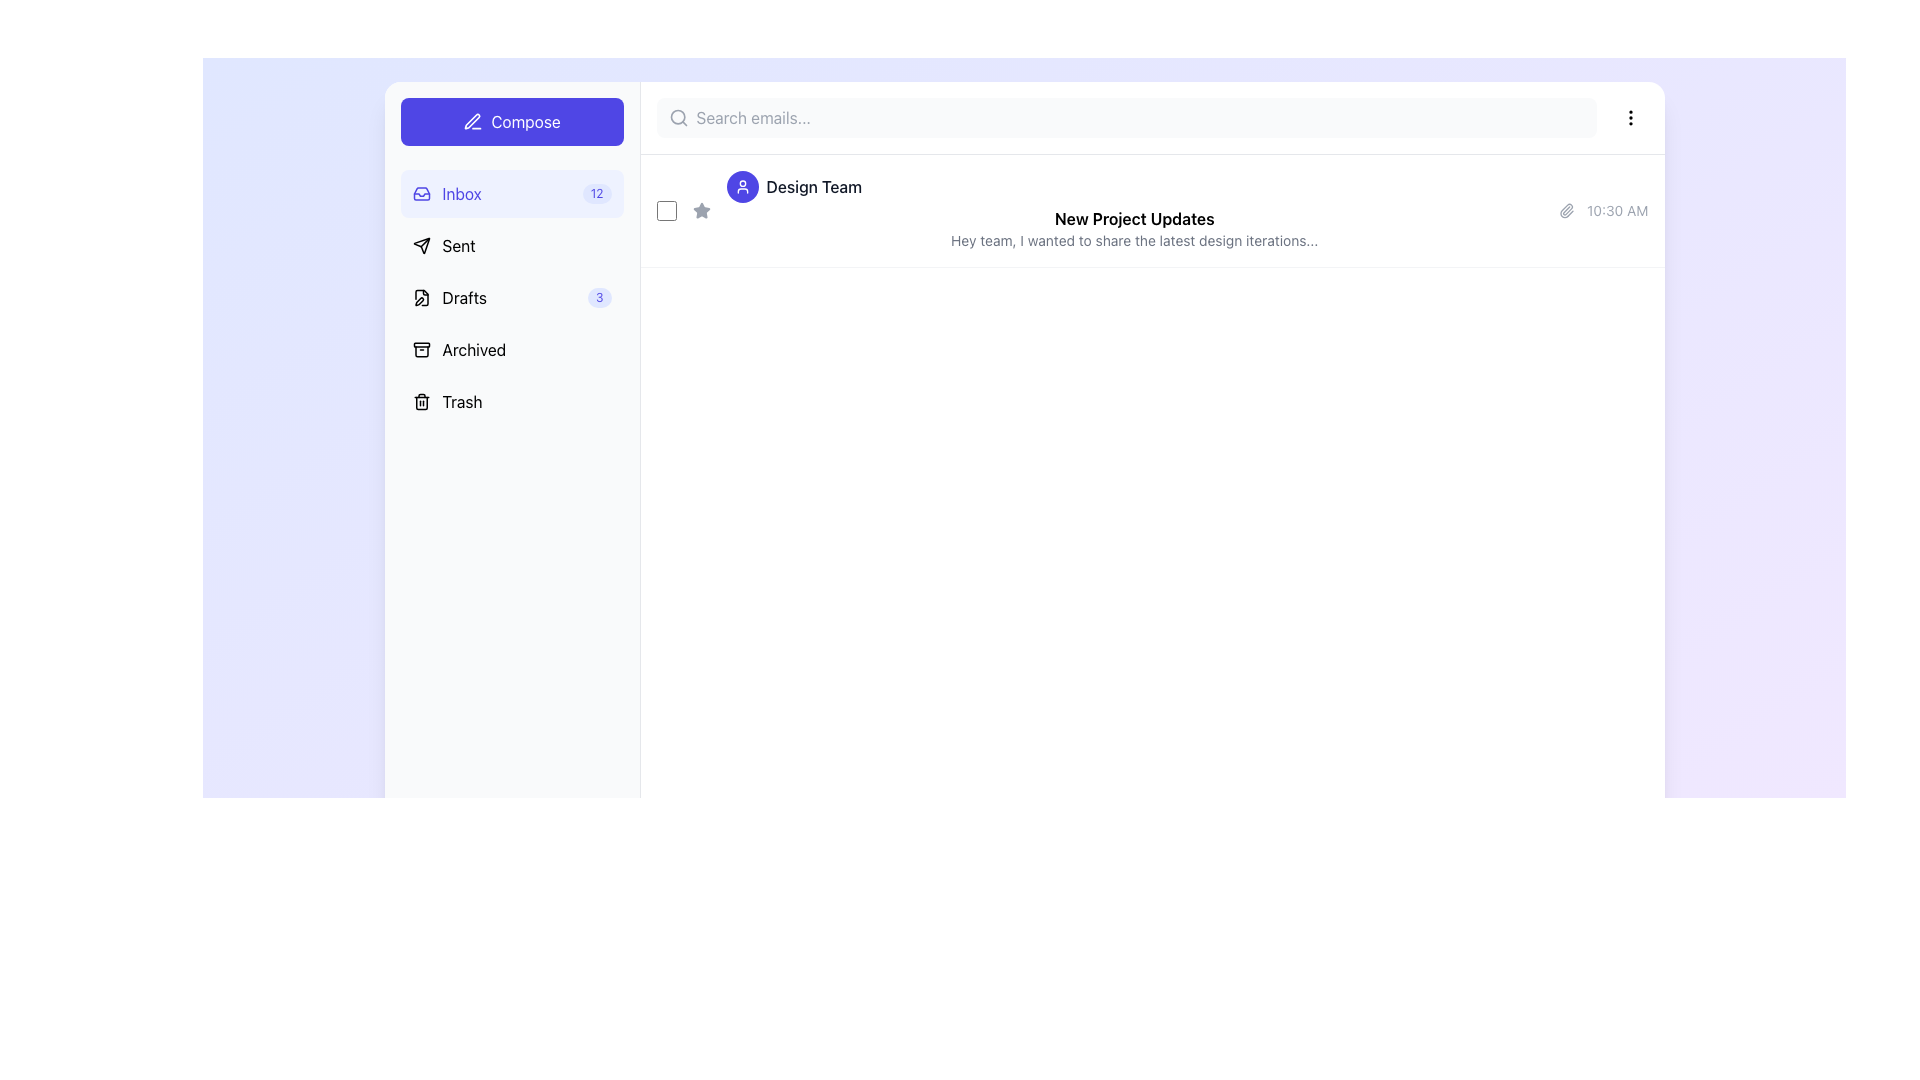 Image resolution: width=1920 pixels, height=1080 pixels. I want to click on the small paper airplane icon that signifies a 'send' action, located to the left of the 'Sent' text label in the sidebar menu, so click(420, 245).